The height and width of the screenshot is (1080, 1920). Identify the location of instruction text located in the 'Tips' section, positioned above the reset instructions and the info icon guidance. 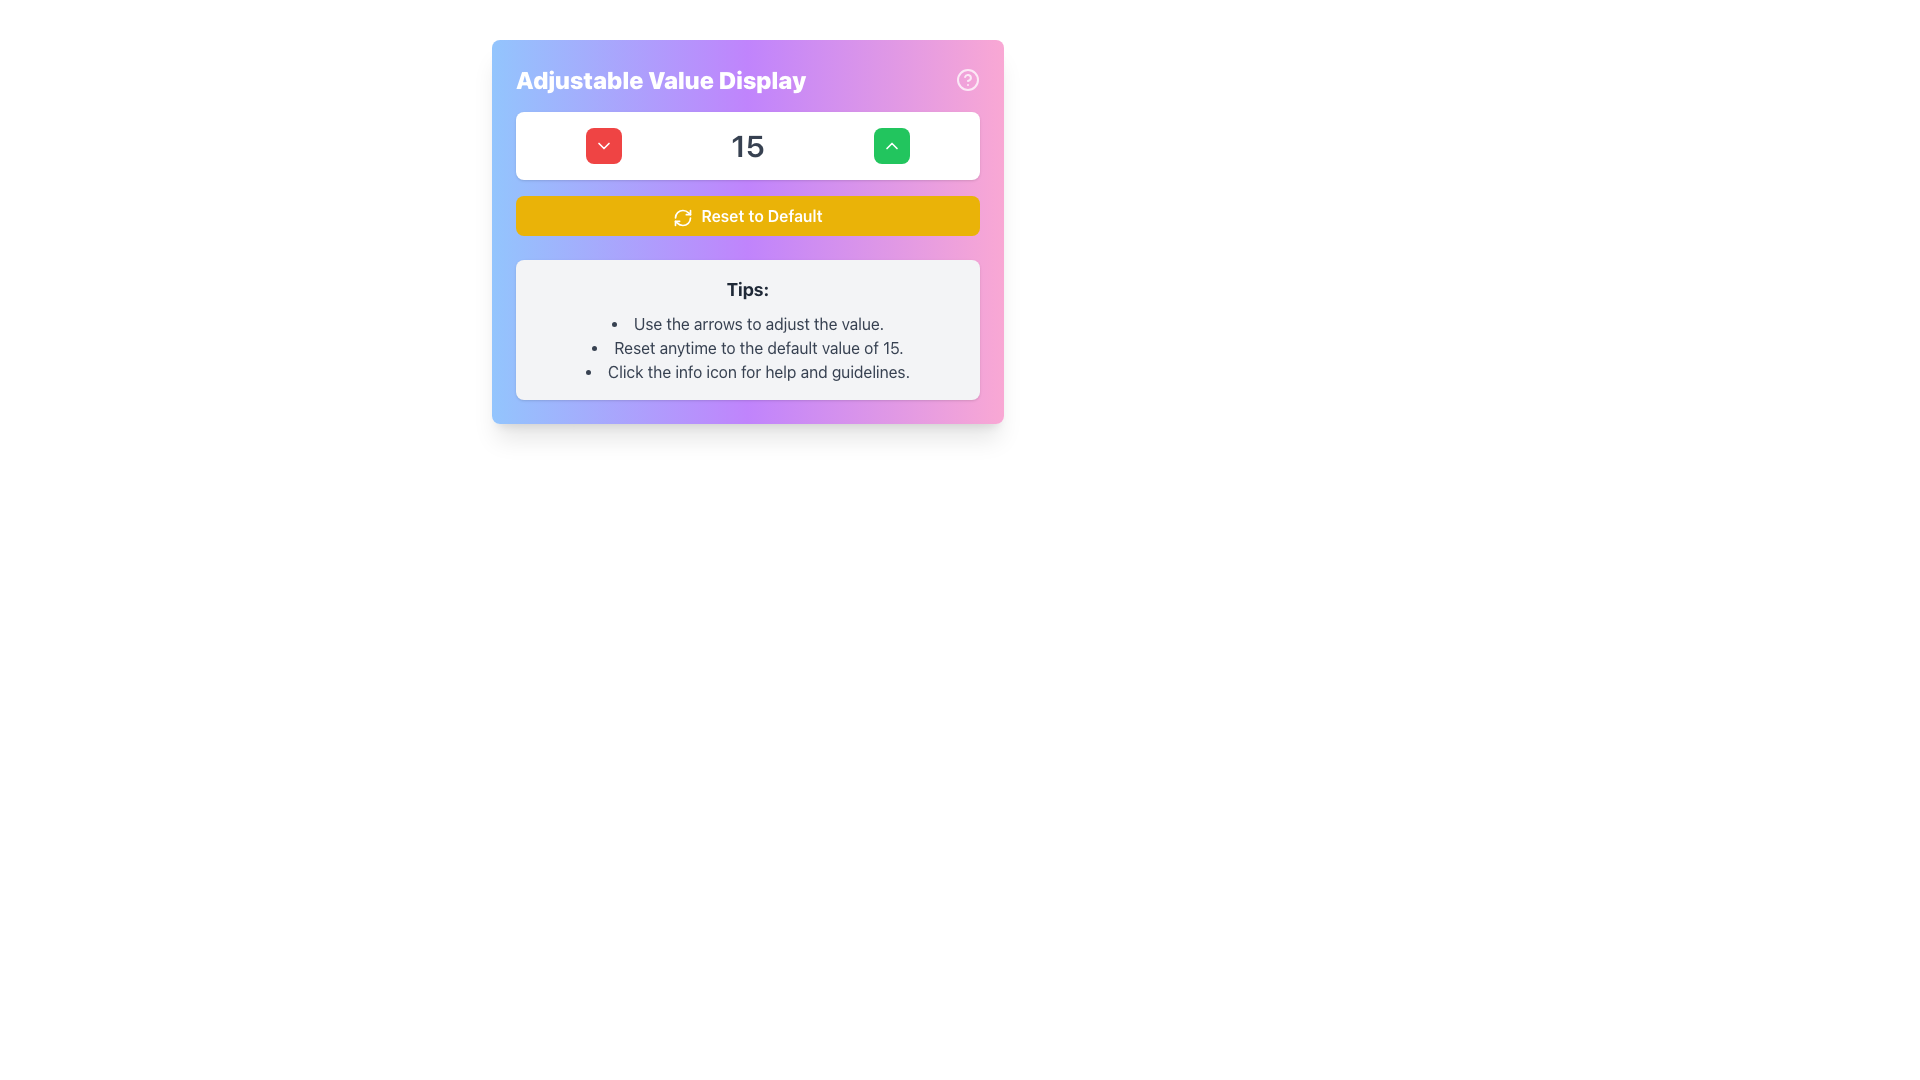
(747, 323).